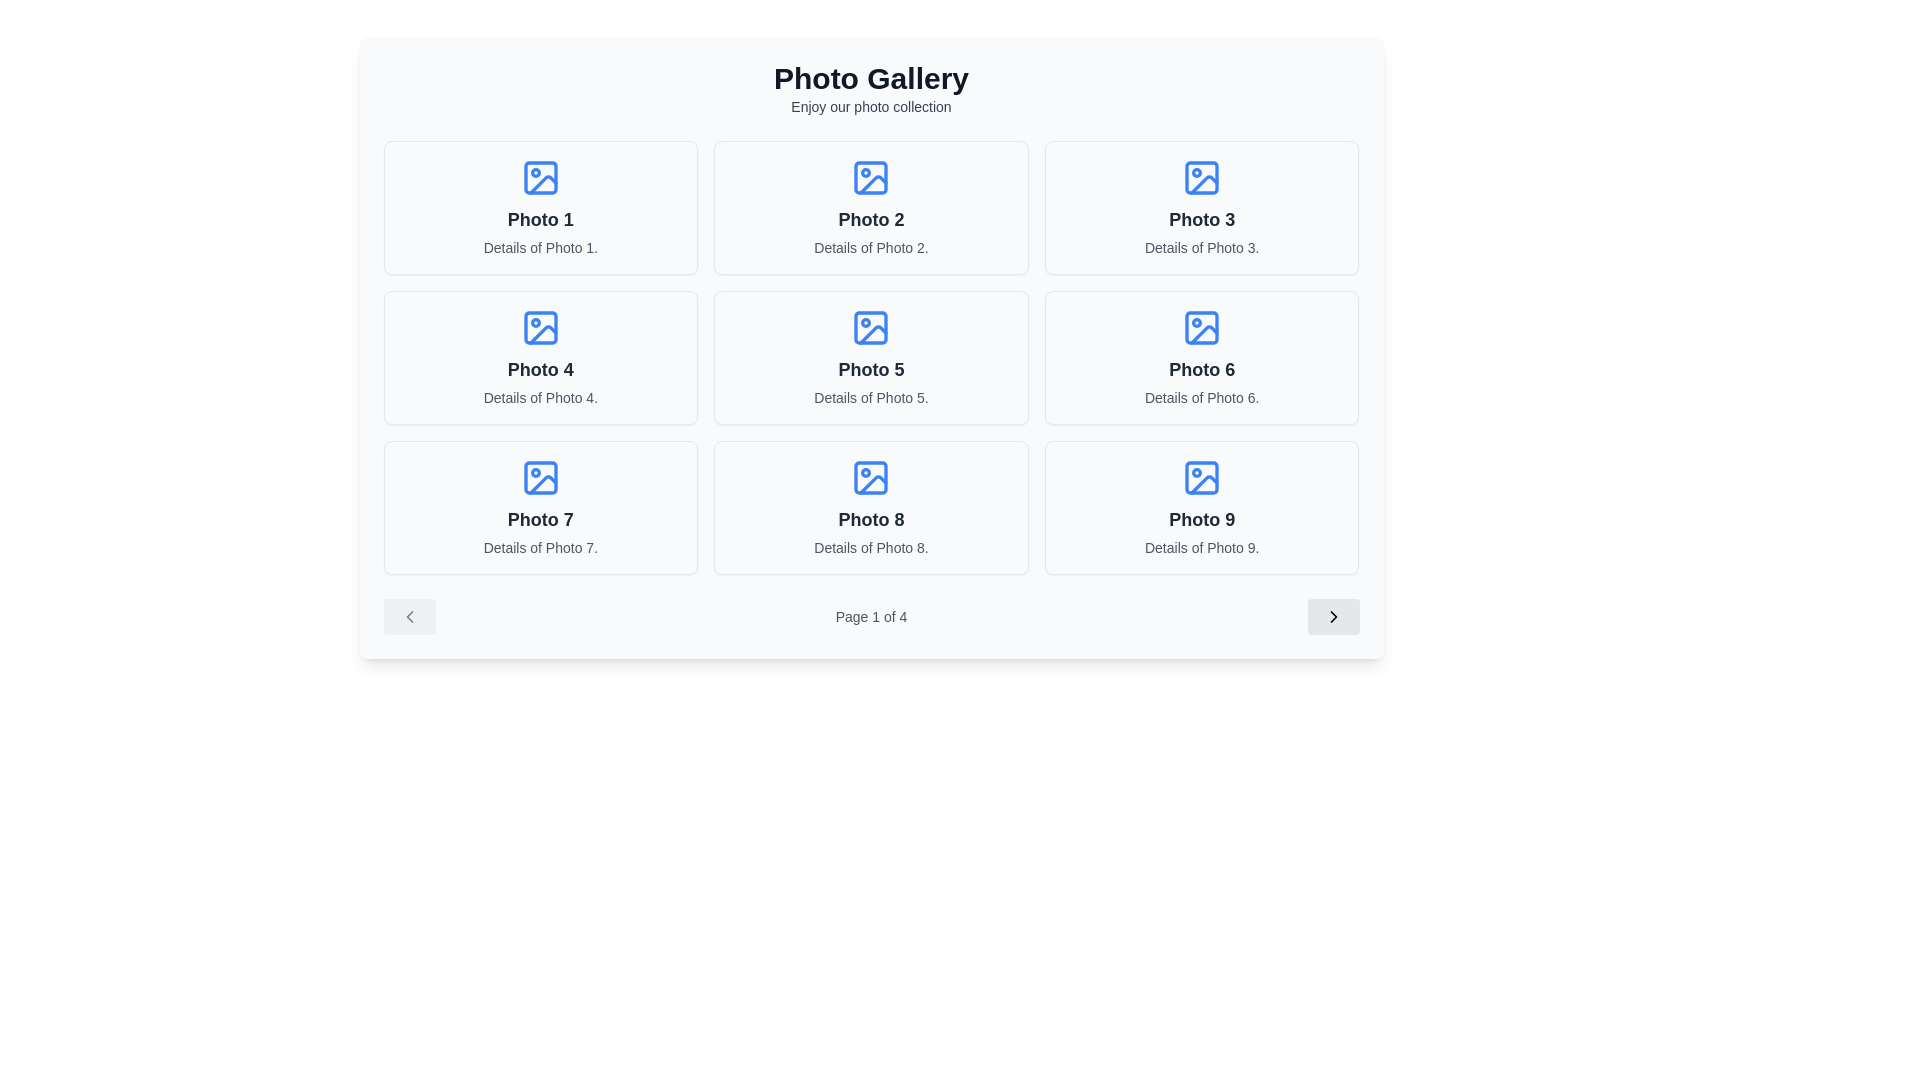 Image resolution: width=1920 pixels, height=1080 pixels. I want to click on the blue-colored background graphic for the icon located in the Photo 5 section in the center row of the interface, which is between Photo 4 and Photo 6, so click(871, 326).